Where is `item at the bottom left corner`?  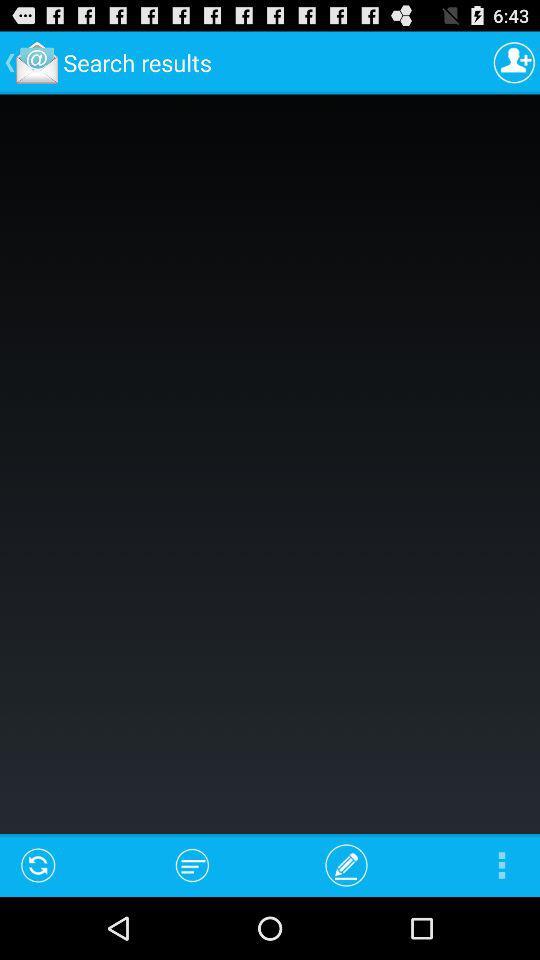 item at the bottom left corner is located at coordinates (38, 864).